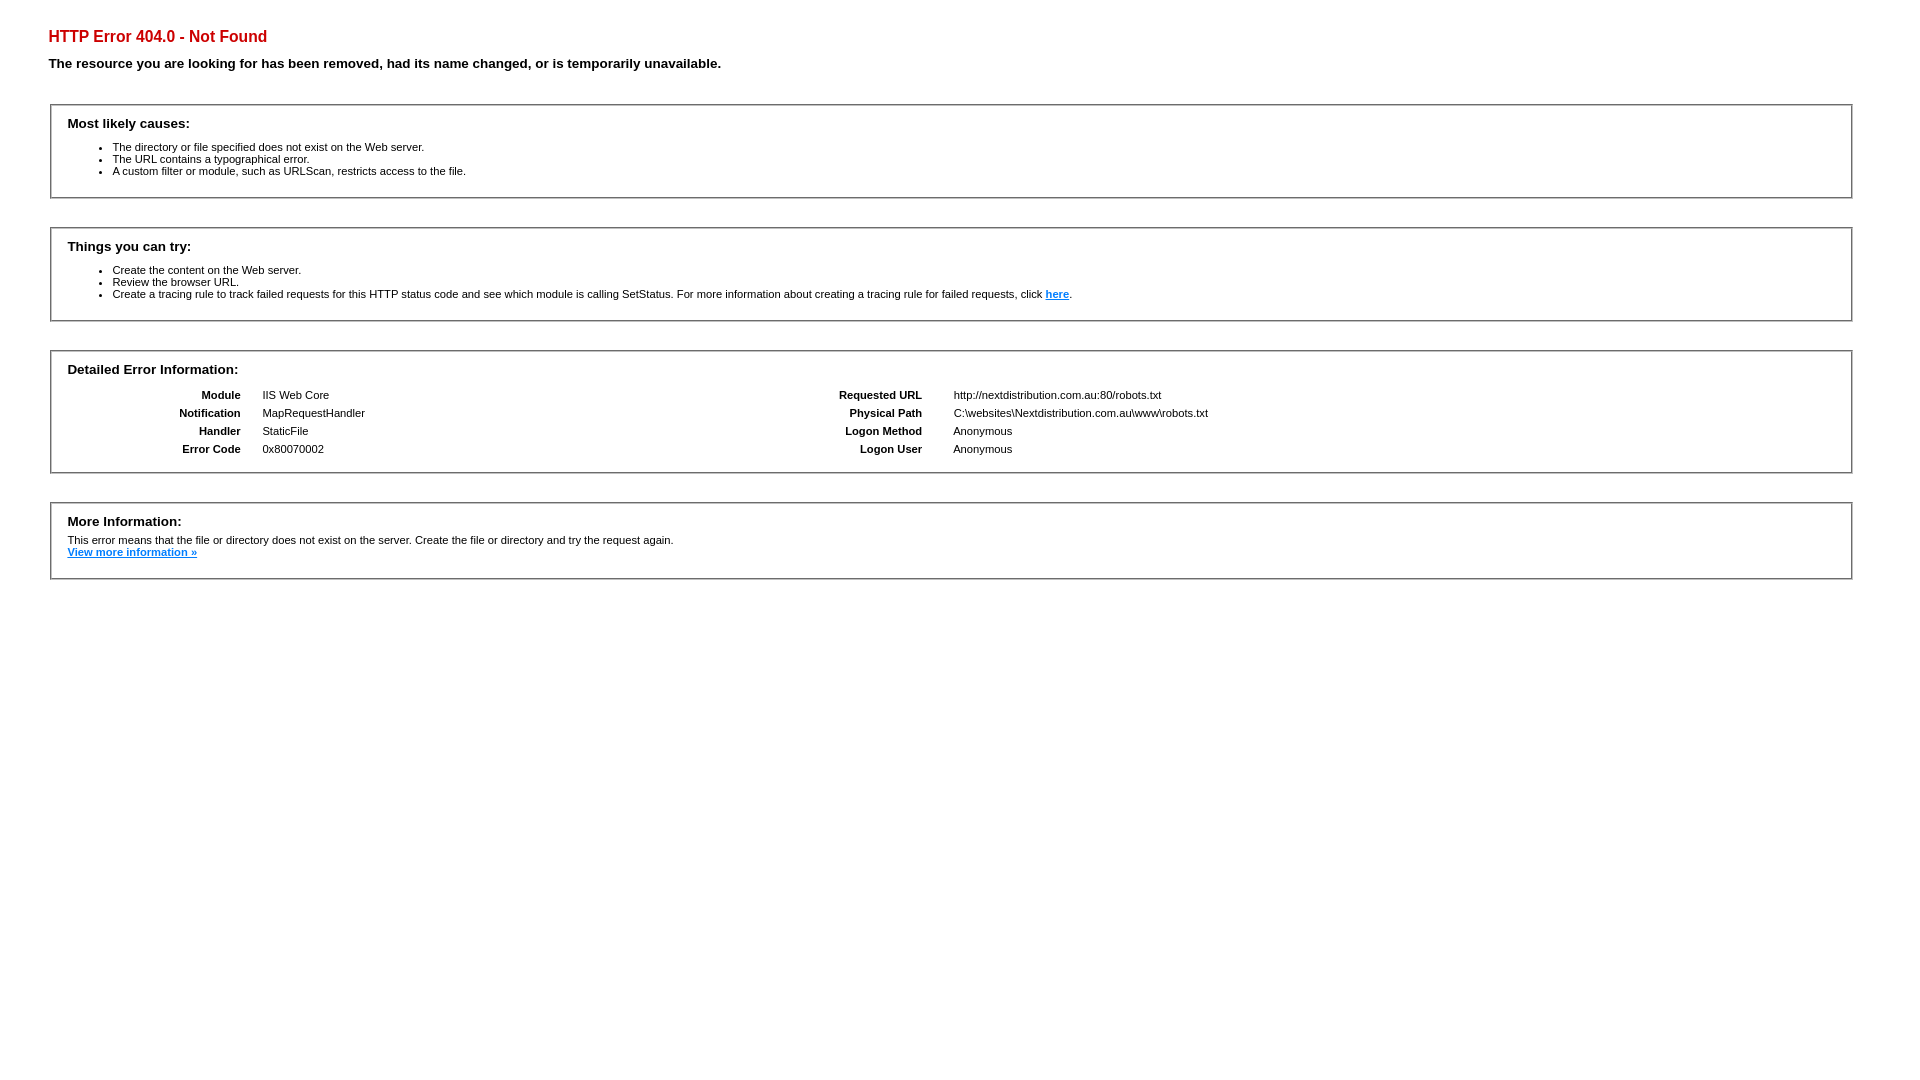  Describe the element at coordinates (1056, 293) in the screenshot. I see `'here'` at that location.